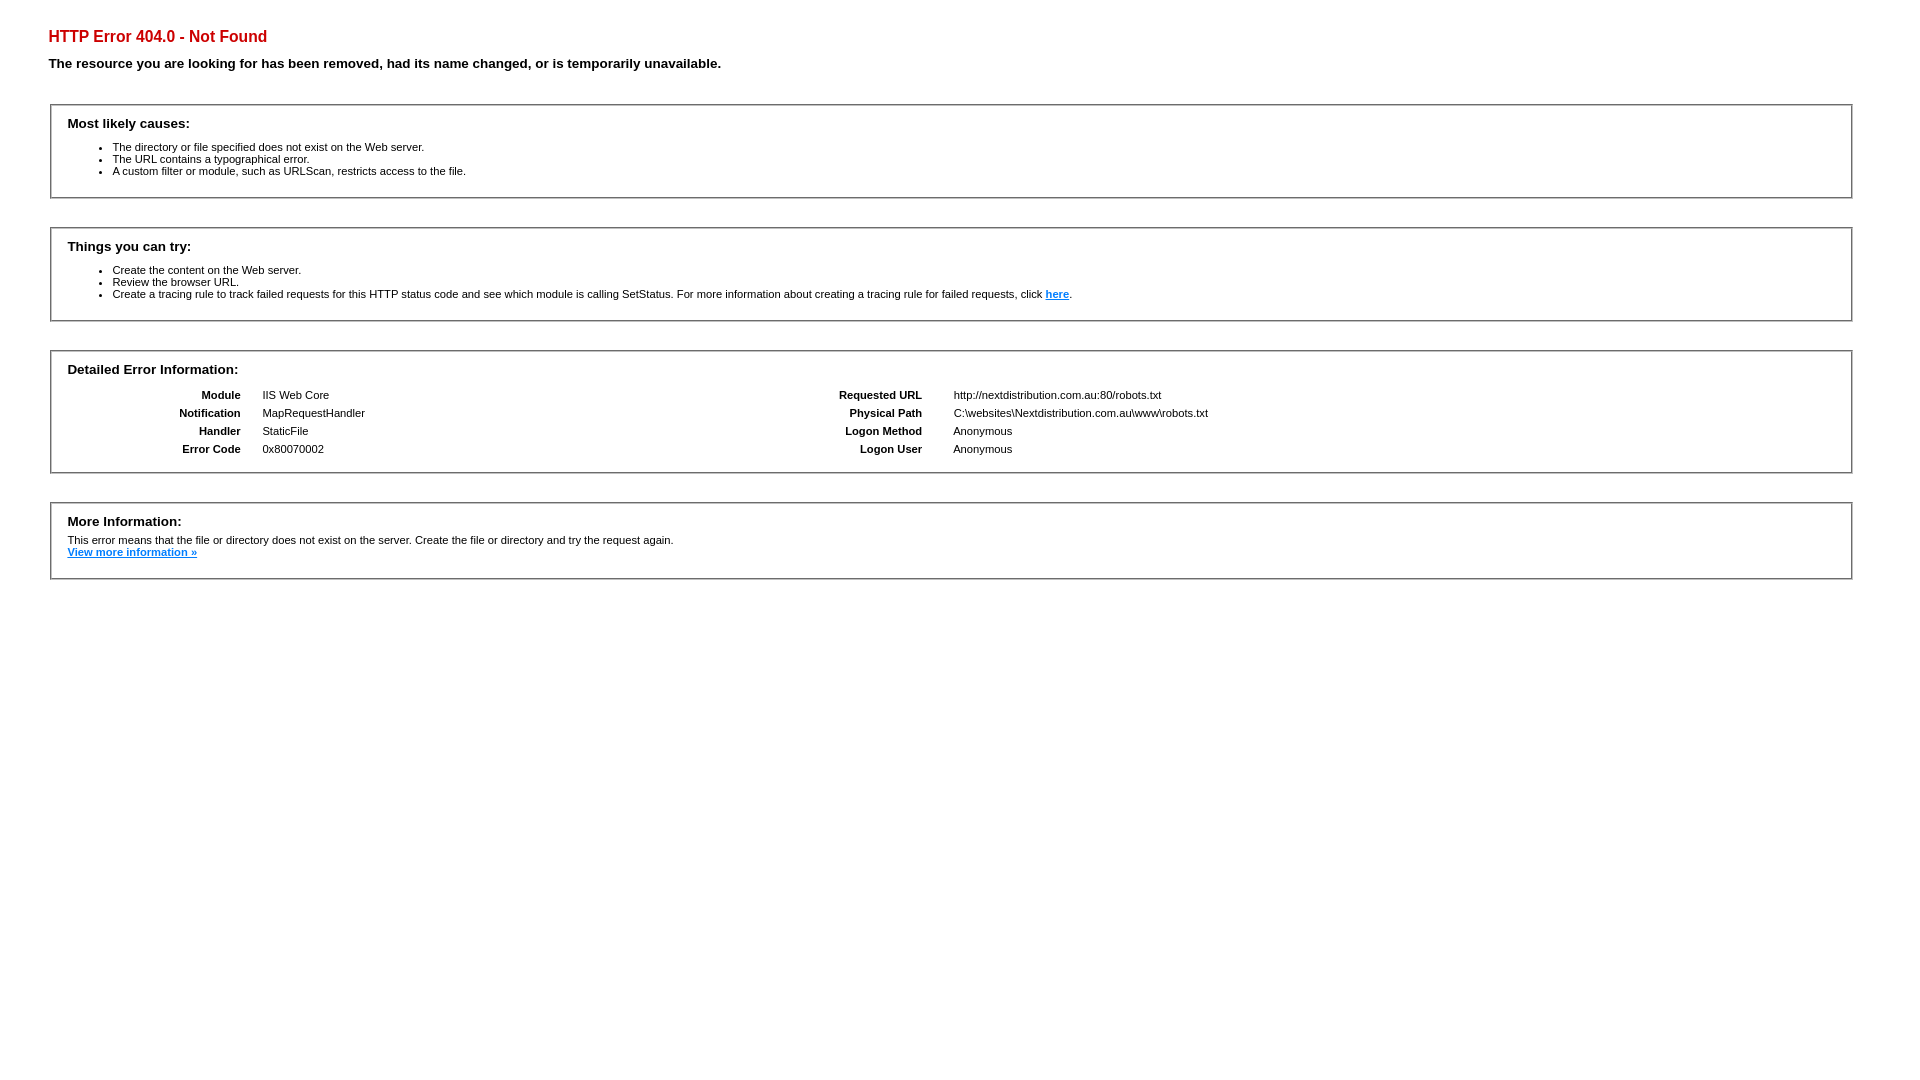  Describe the element at coordinates (1056, 293) in the screenshot. I see `'here'` at that location.